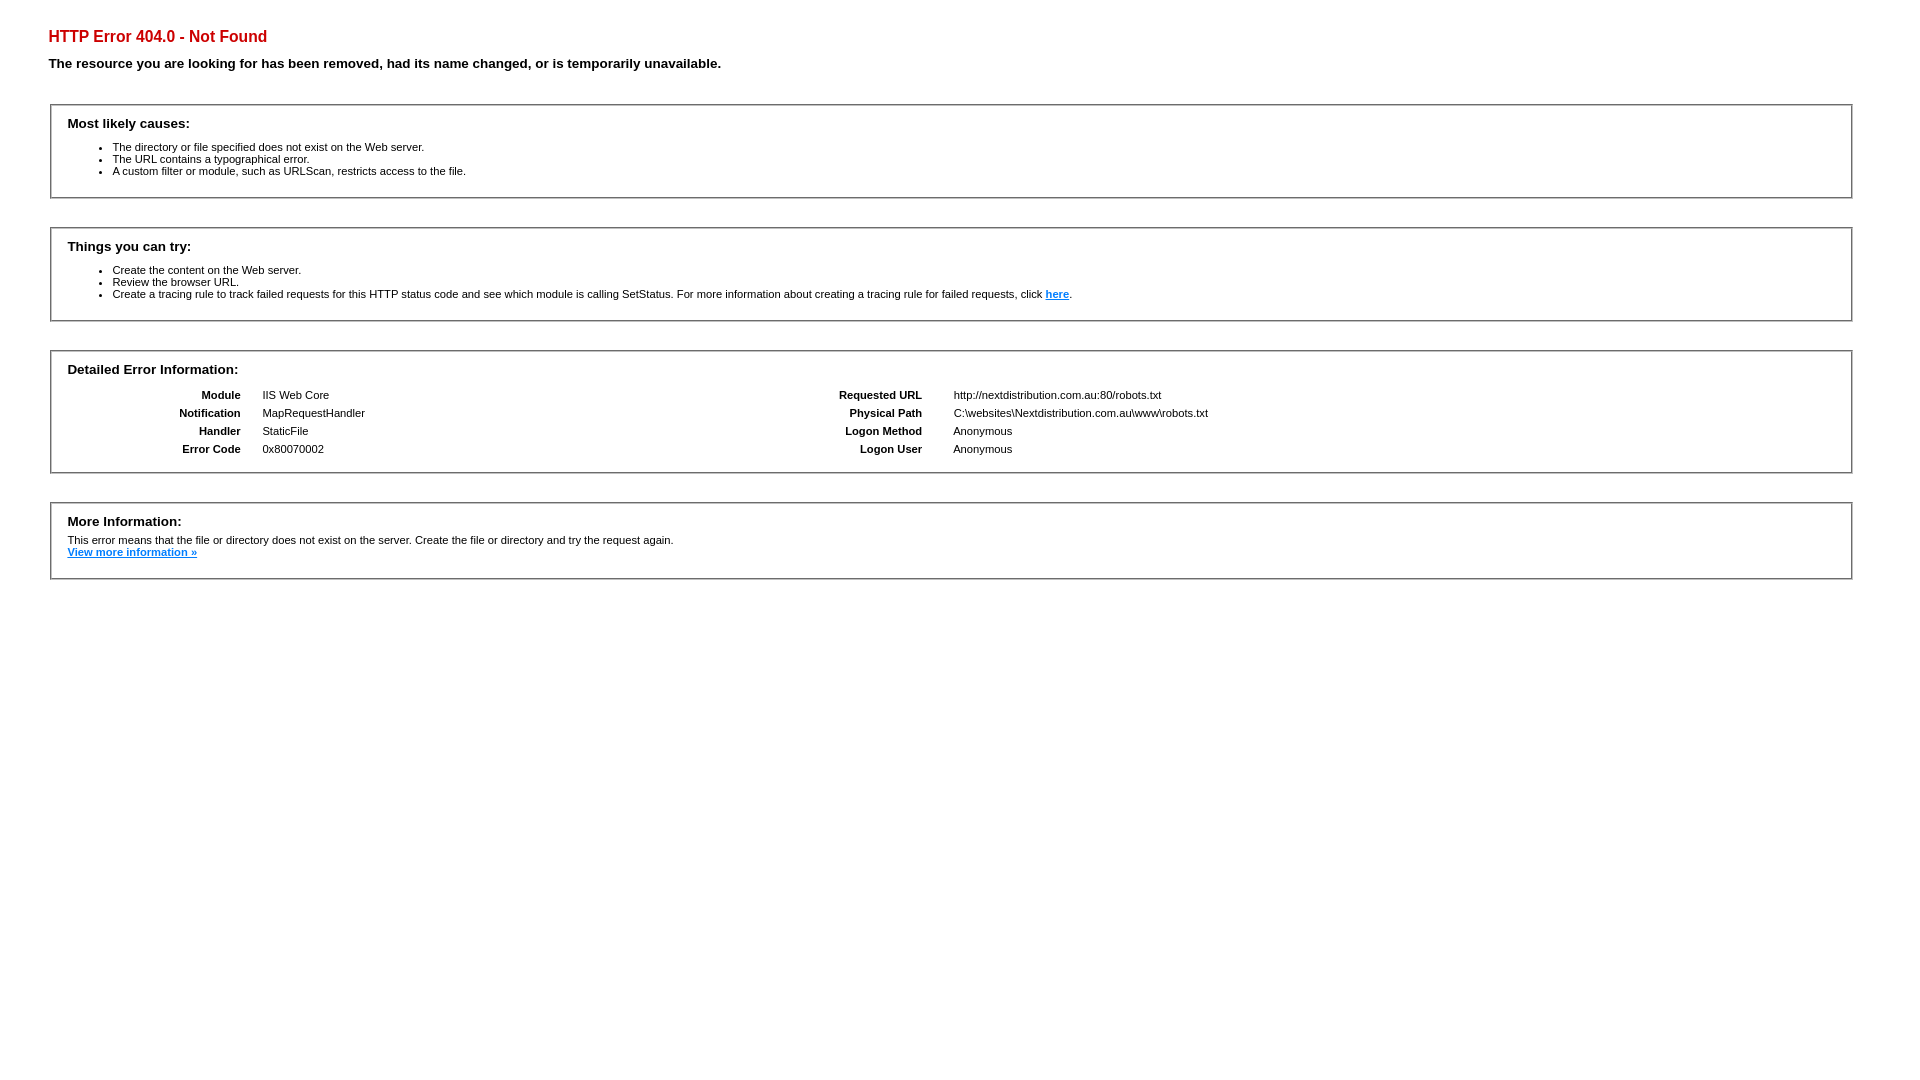  Describe the element at coordinates (1056, 293) in the screenshot. I see `'here'` at that location.